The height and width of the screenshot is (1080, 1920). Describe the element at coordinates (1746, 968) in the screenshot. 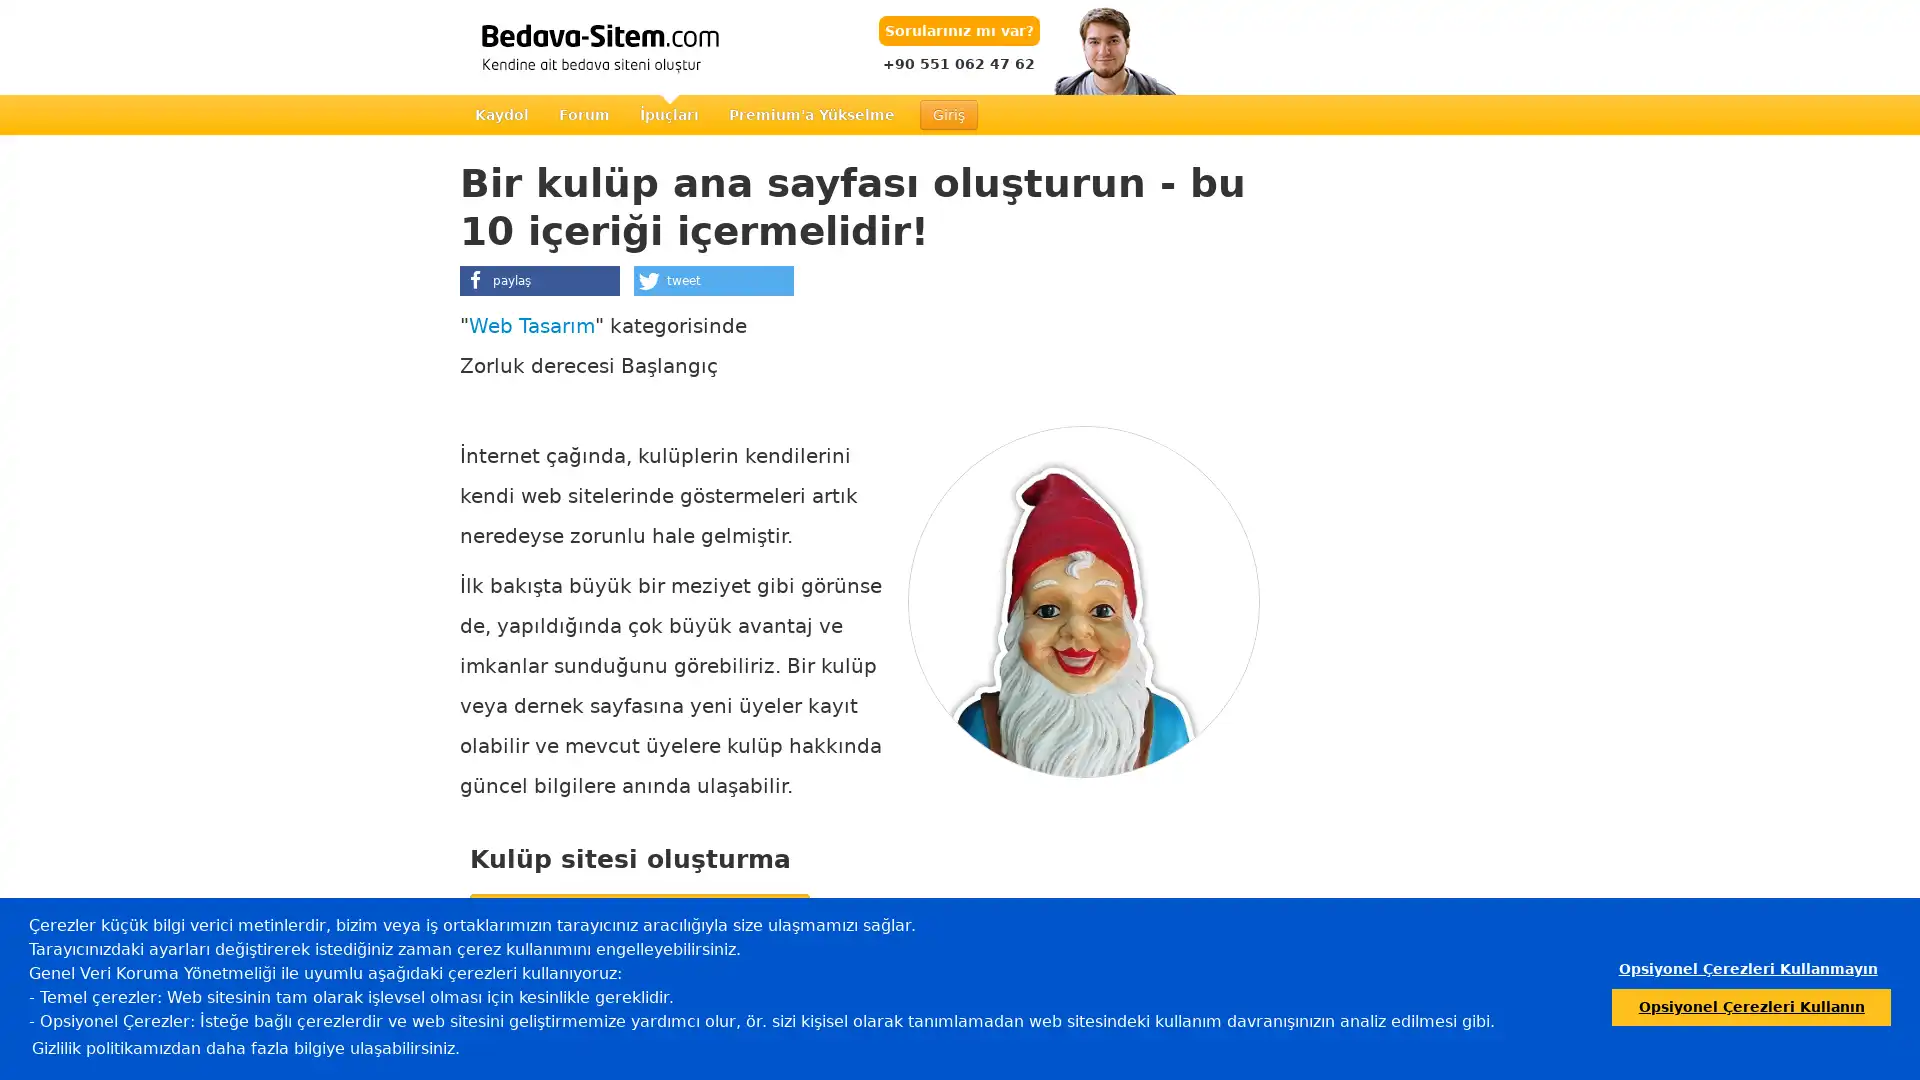

I see `dismiss cookie message` at that location.